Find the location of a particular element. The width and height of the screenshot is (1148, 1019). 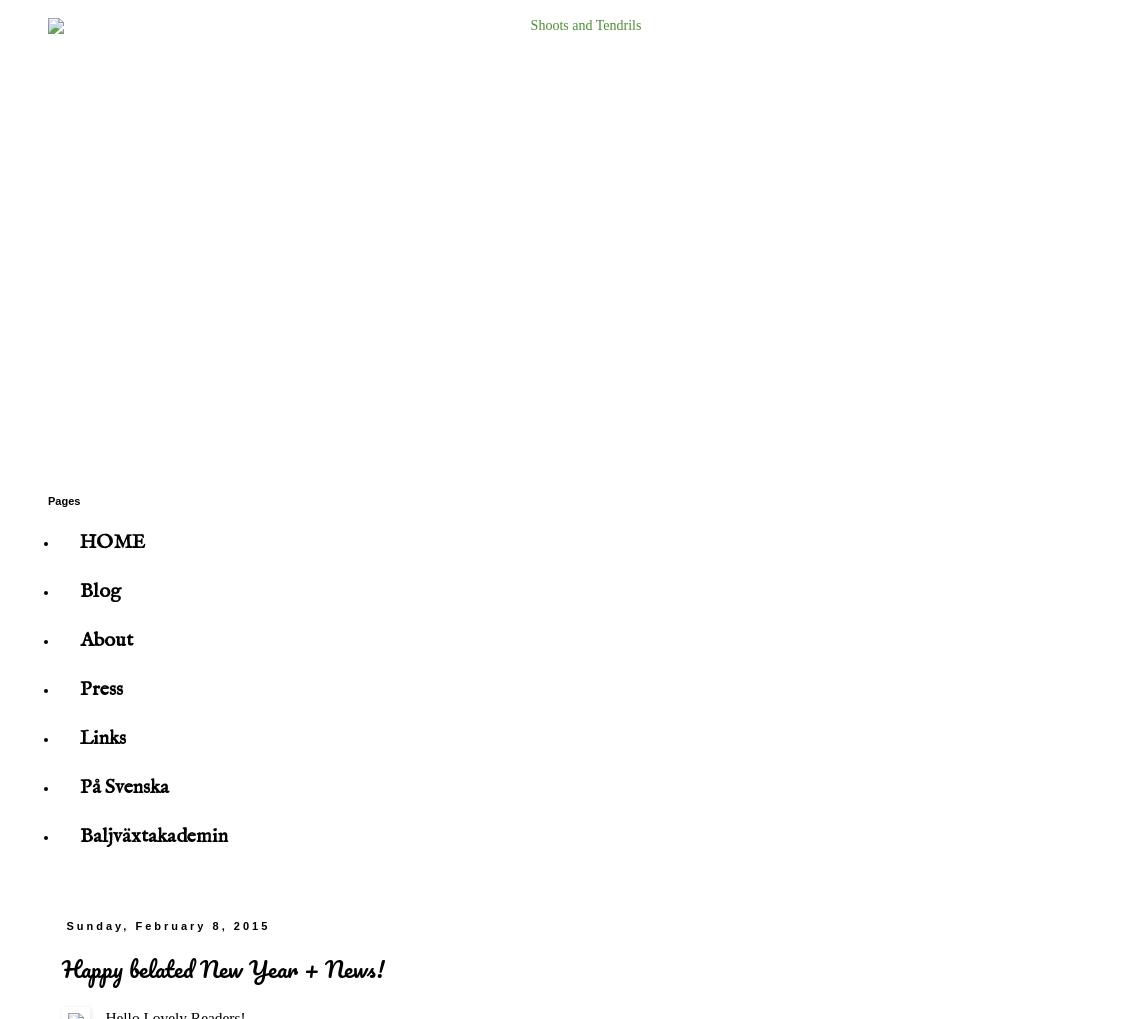

'HOME' is located at coordinates (112, 542).